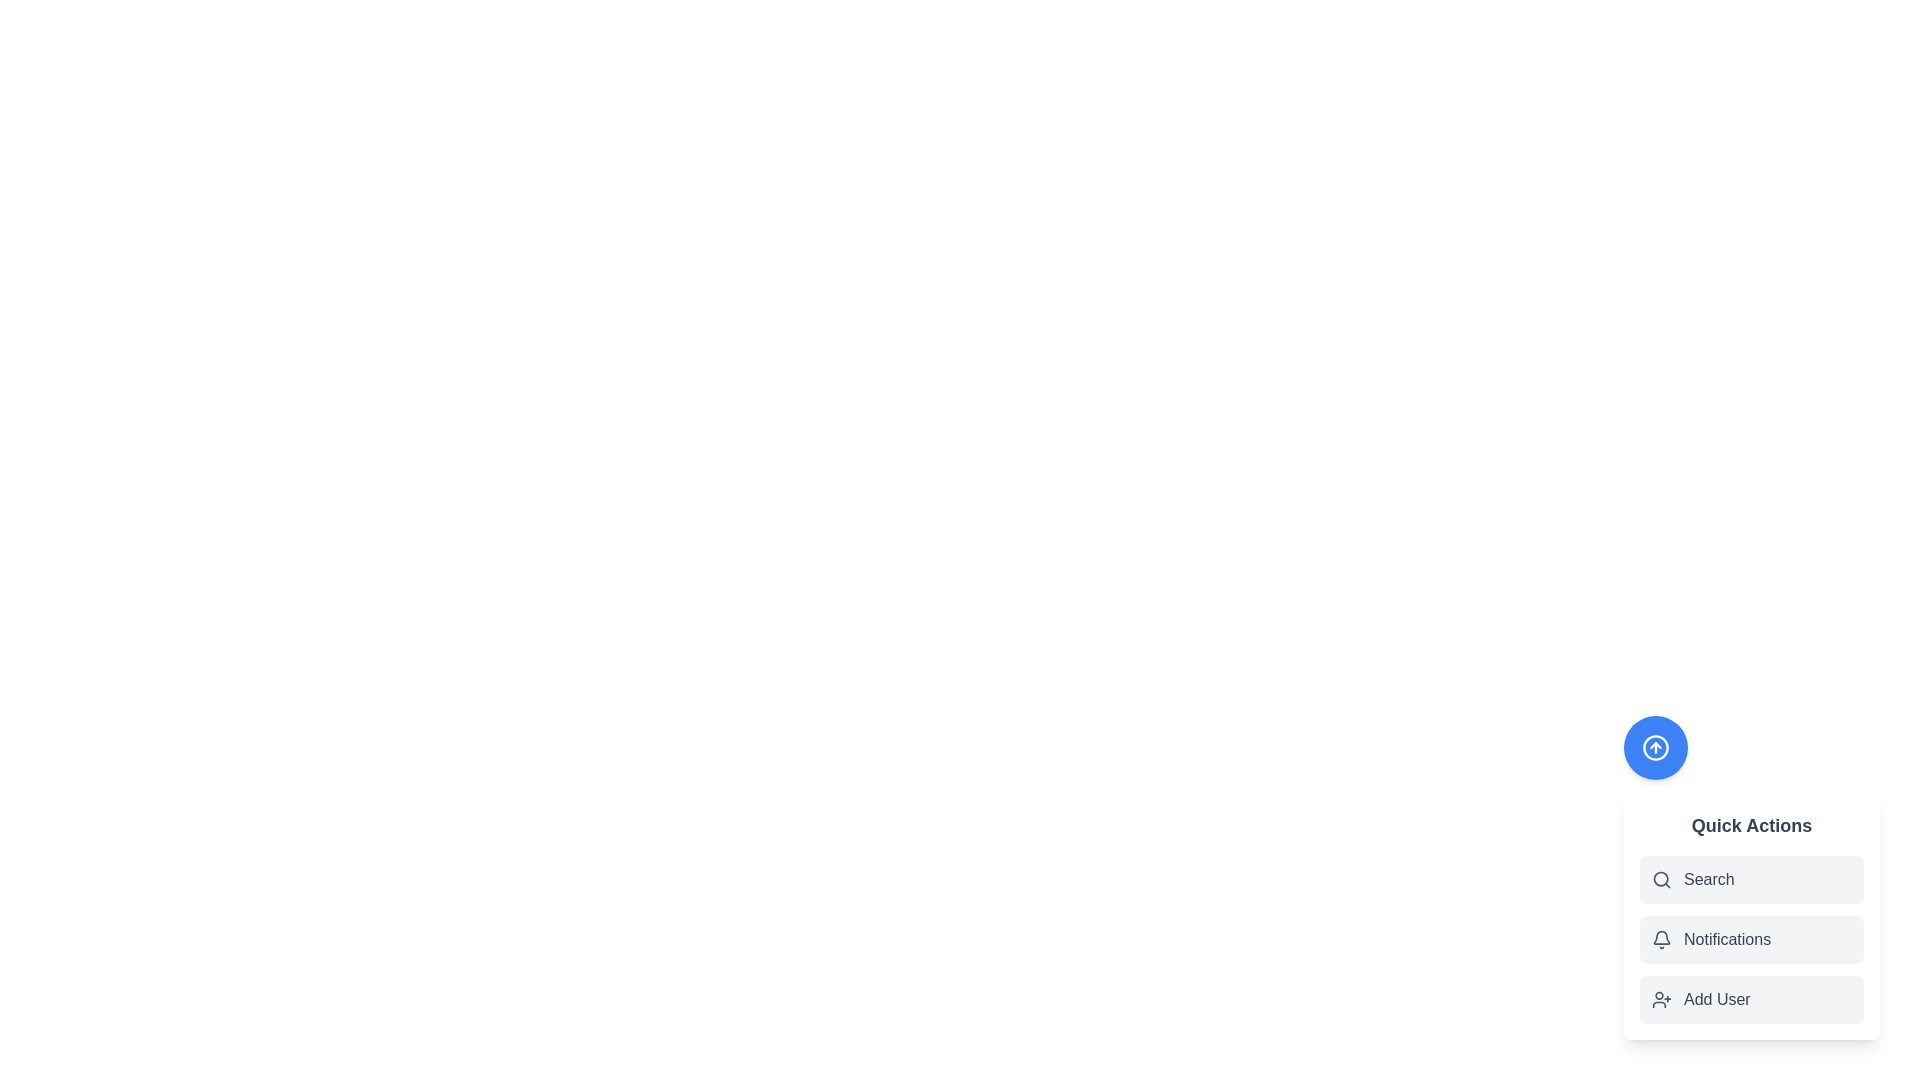  What do you see at coordinates (1656, 748) in the screenshot?
I see `the upward-pointing arrow icon situated in the center of the circular button located in the far bottom-right corner of the interface, next to the 'Quick Actions' panel` at bounding box center [1656, 748].